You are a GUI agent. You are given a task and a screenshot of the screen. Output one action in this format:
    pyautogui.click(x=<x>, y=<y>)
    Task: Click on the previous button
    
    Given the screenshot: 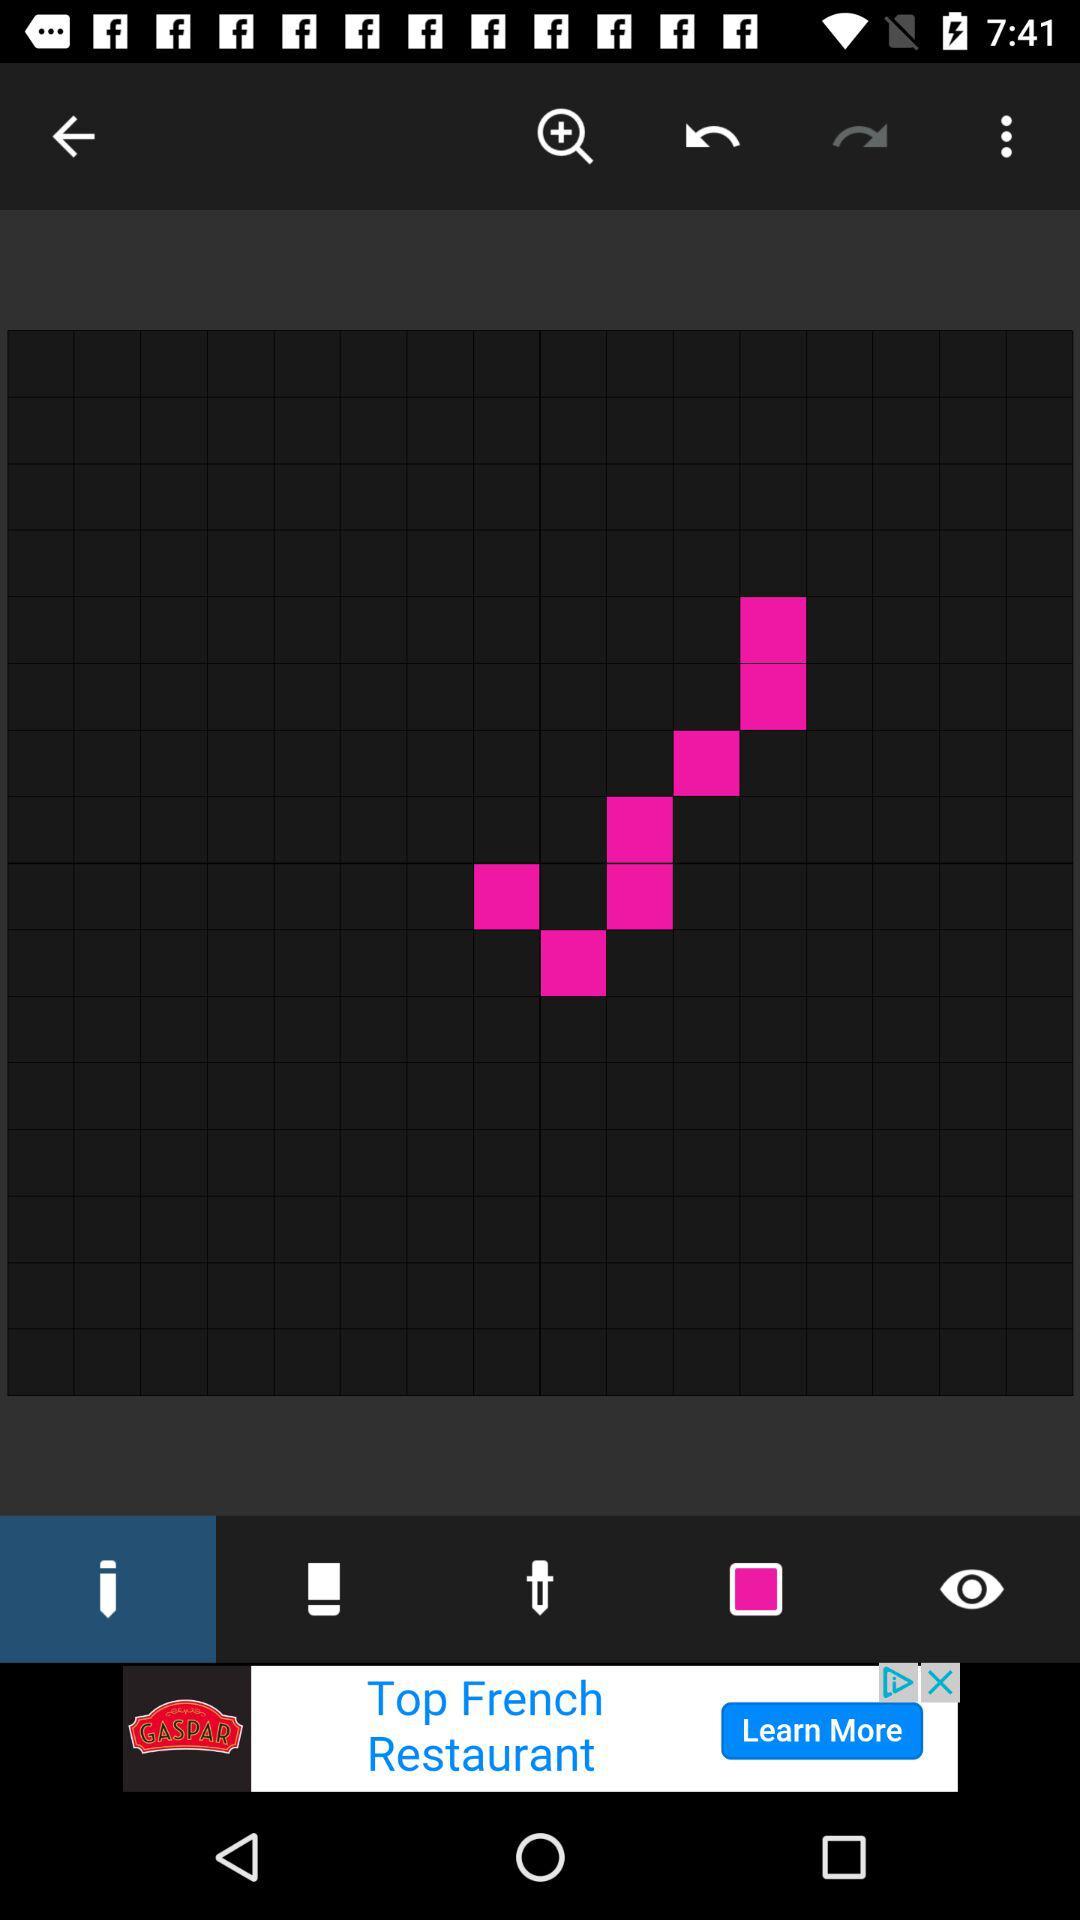 What is the action you would take?
    pyautogui.click(x=711, y=135)
    